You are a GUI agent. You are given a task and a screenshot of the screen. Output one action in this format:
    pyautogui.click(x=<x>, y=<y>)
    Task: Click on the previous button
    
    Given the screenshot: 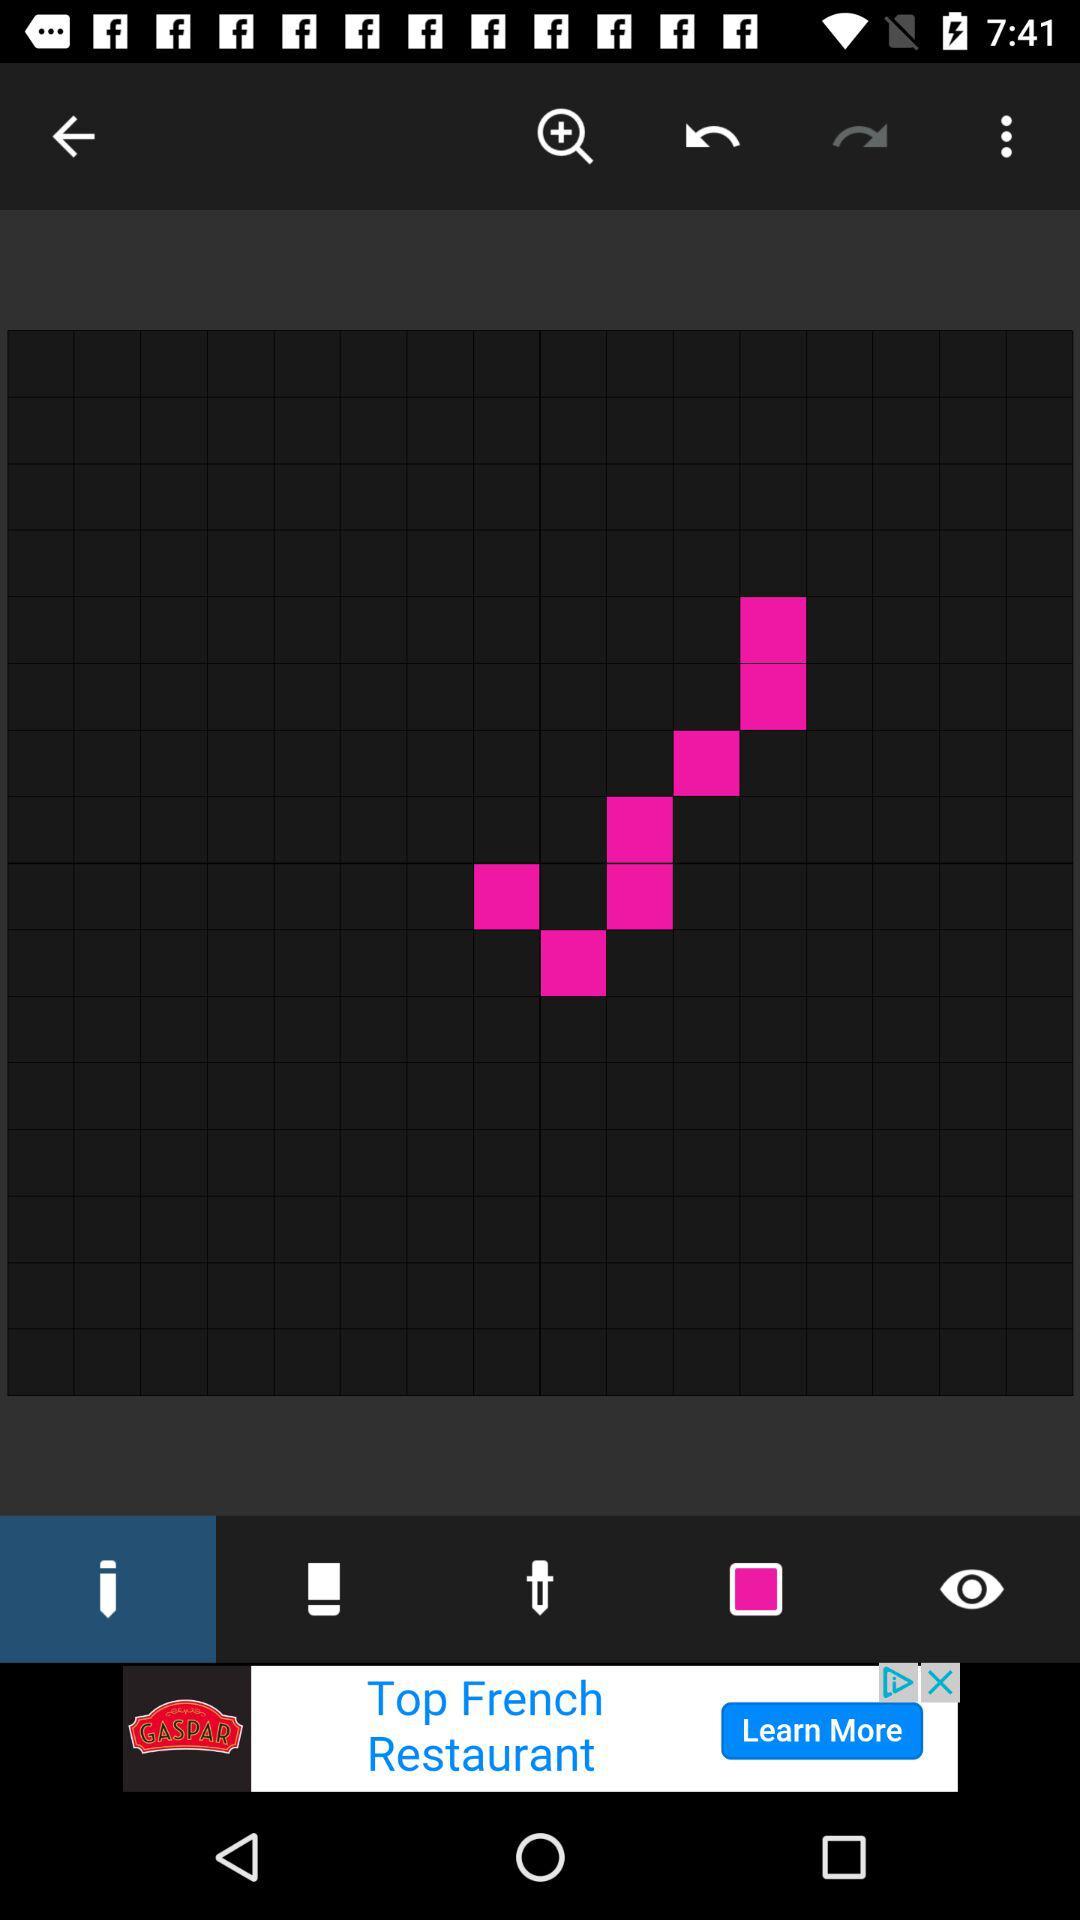 What is the action you would take?
    pyautogui.click(x=711, y=135)
    